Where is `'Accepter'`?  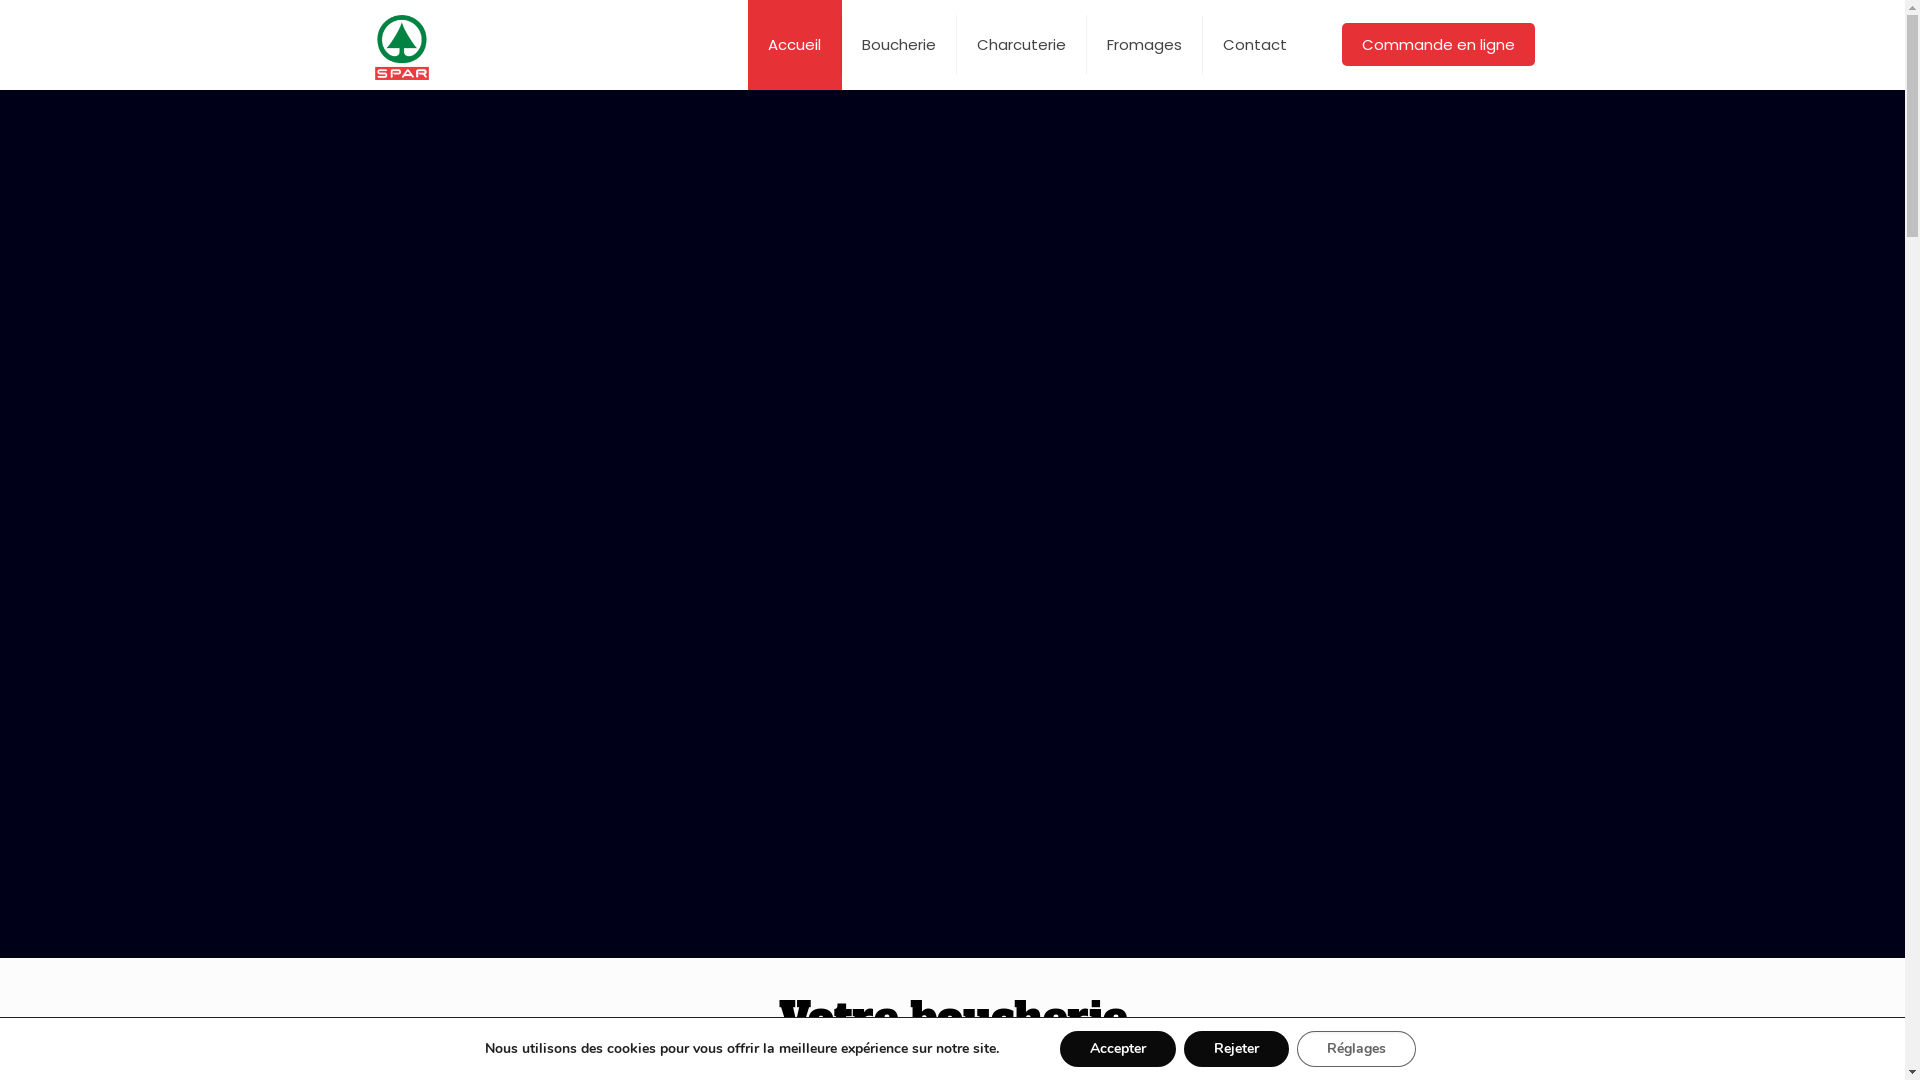
'Accepter' is located at coordinates (1117, 1048).